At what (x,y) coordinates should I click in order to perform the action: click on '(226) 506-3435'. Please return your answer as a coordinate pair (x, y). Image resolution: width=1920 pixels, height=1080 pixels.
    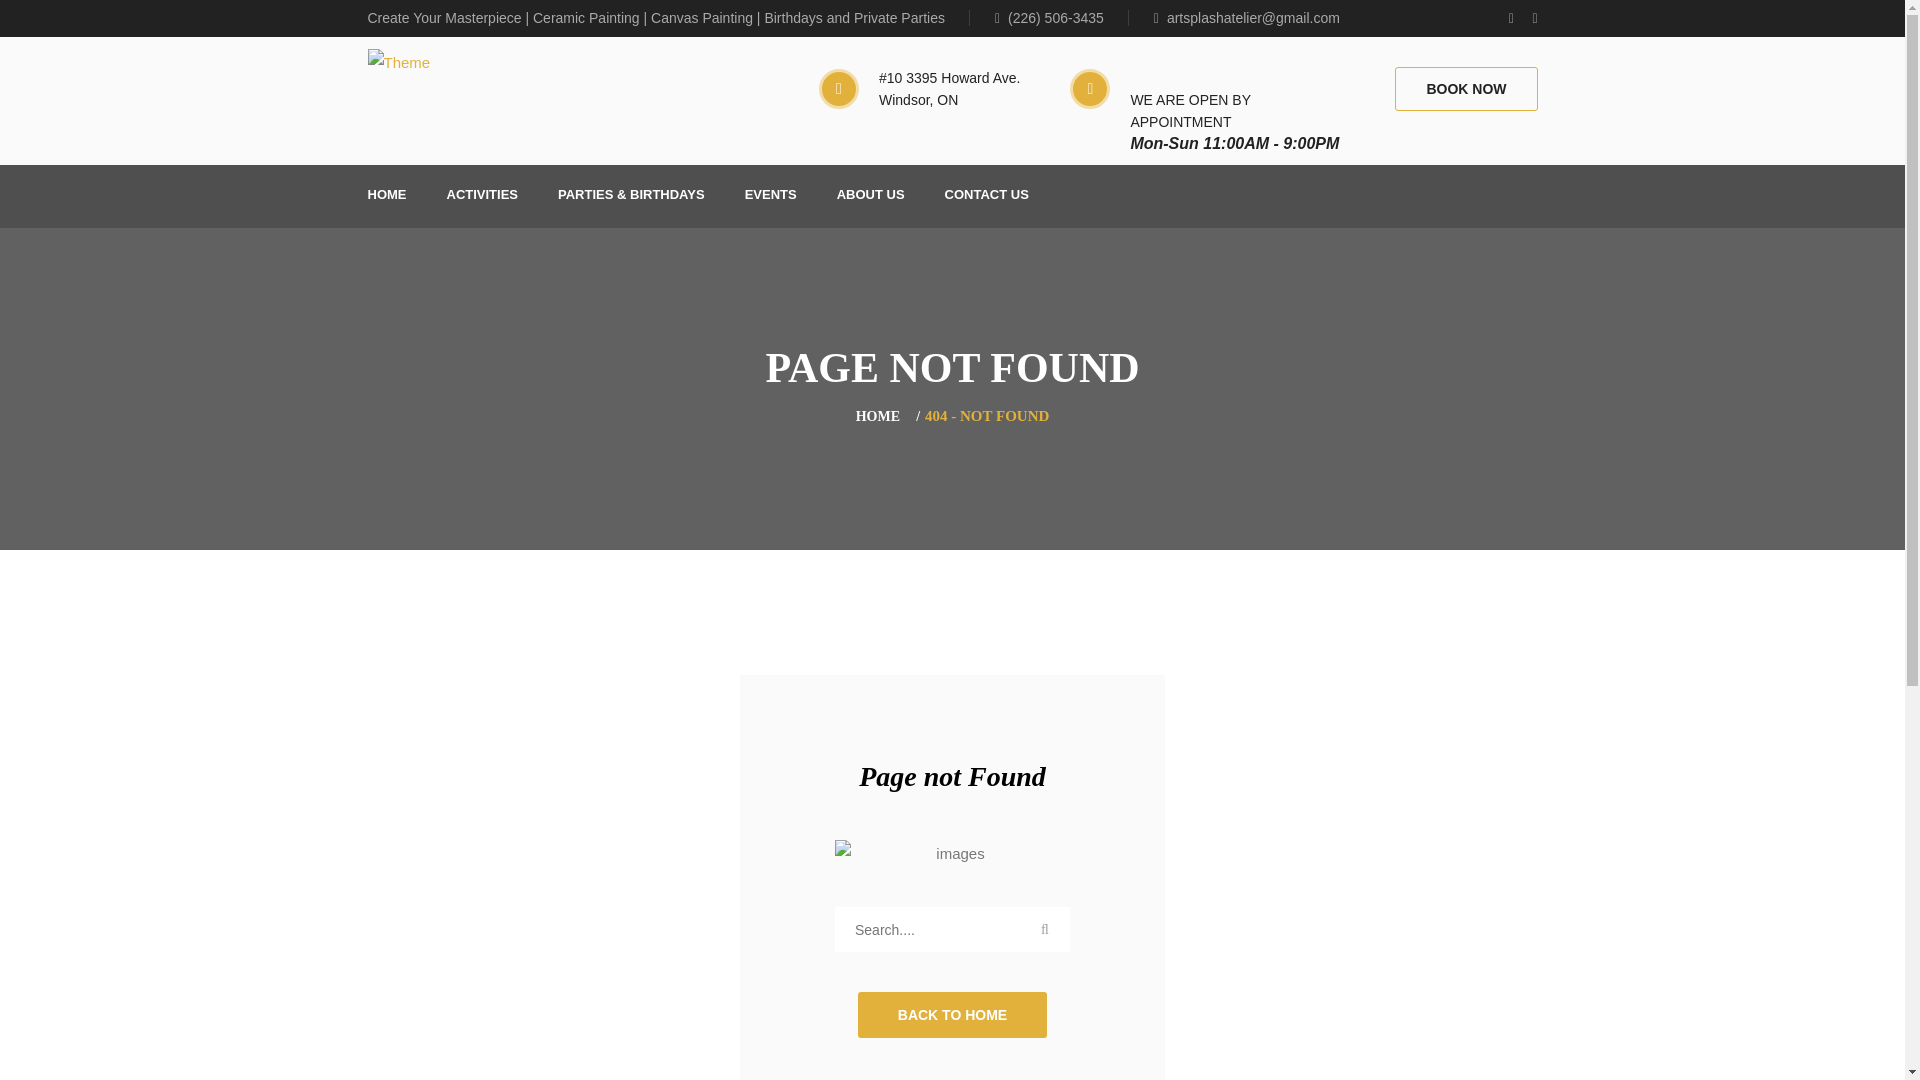
    Looking at the image, I should click on (1060, 18).